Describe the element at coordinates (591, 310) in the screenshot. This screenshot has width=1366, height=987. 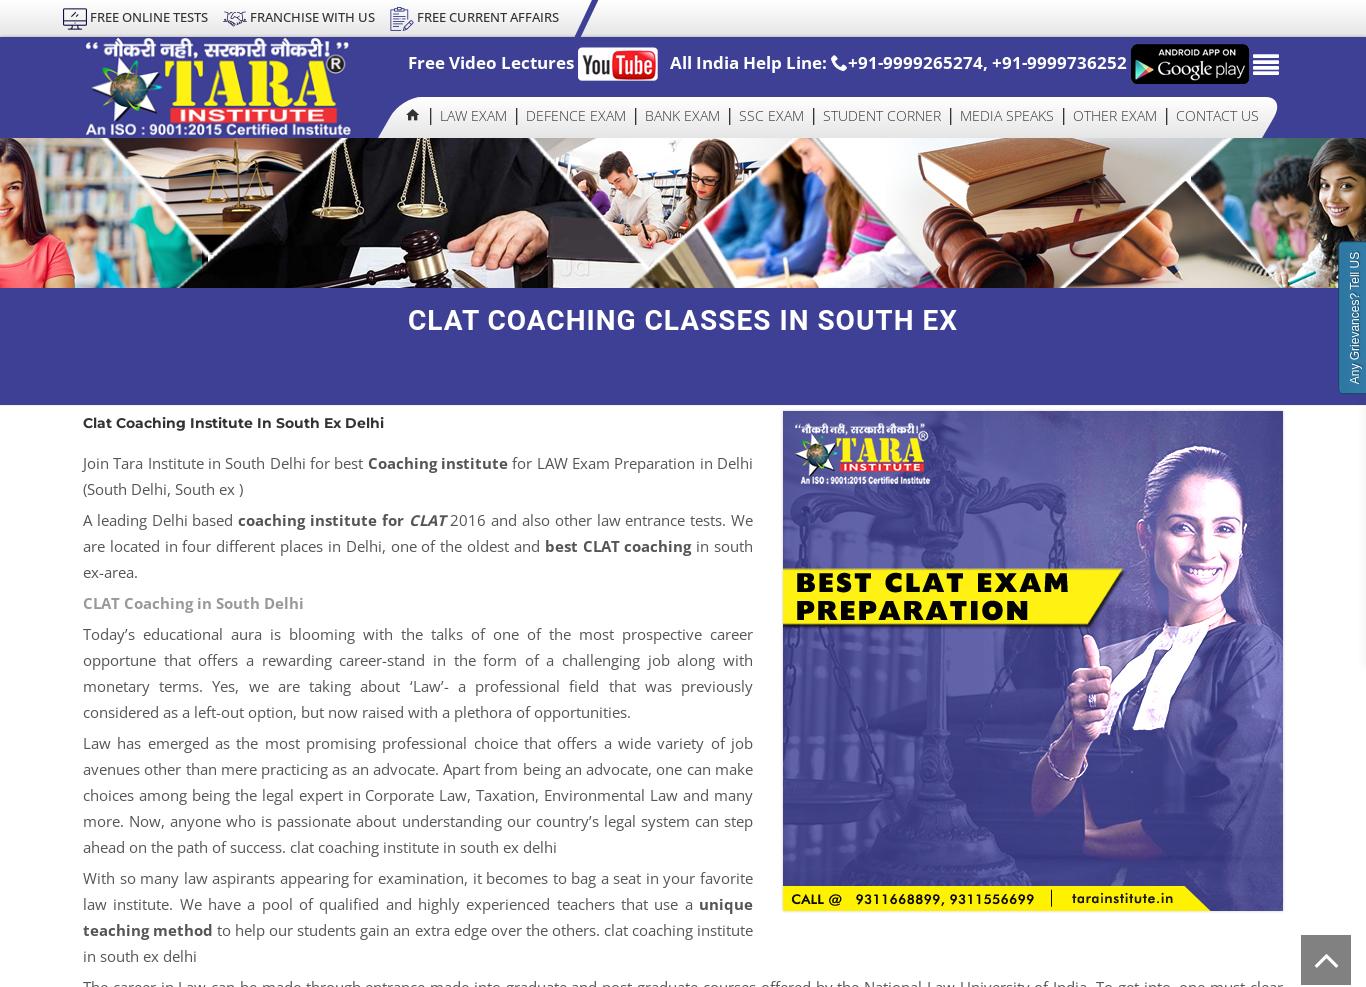
I see `'Air Force X Group'` at that location.